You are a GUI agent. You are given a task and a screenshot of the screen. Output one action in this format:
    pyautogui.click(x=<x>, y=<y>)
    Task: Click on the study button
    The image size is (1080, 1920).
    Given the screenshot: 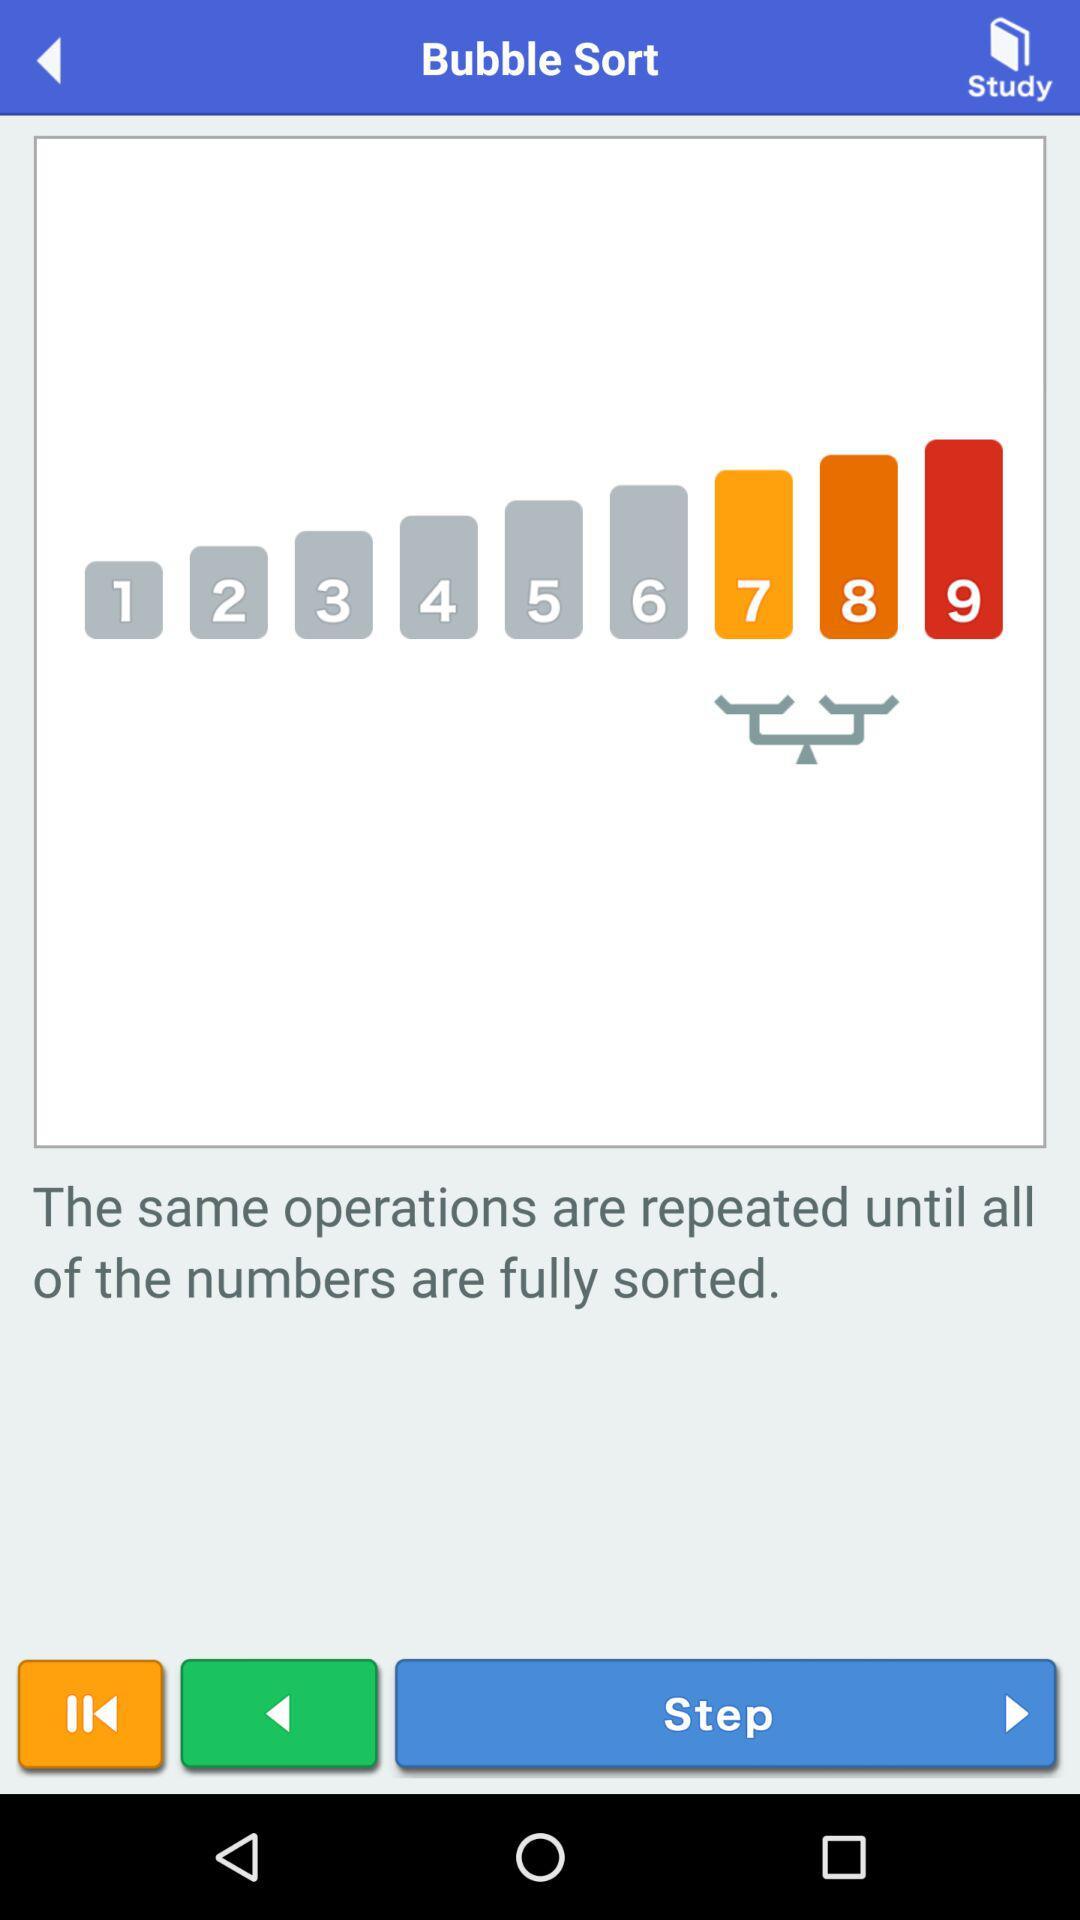 What is the action you would take?
    pyautogui.click(x=1010, y=56)
    